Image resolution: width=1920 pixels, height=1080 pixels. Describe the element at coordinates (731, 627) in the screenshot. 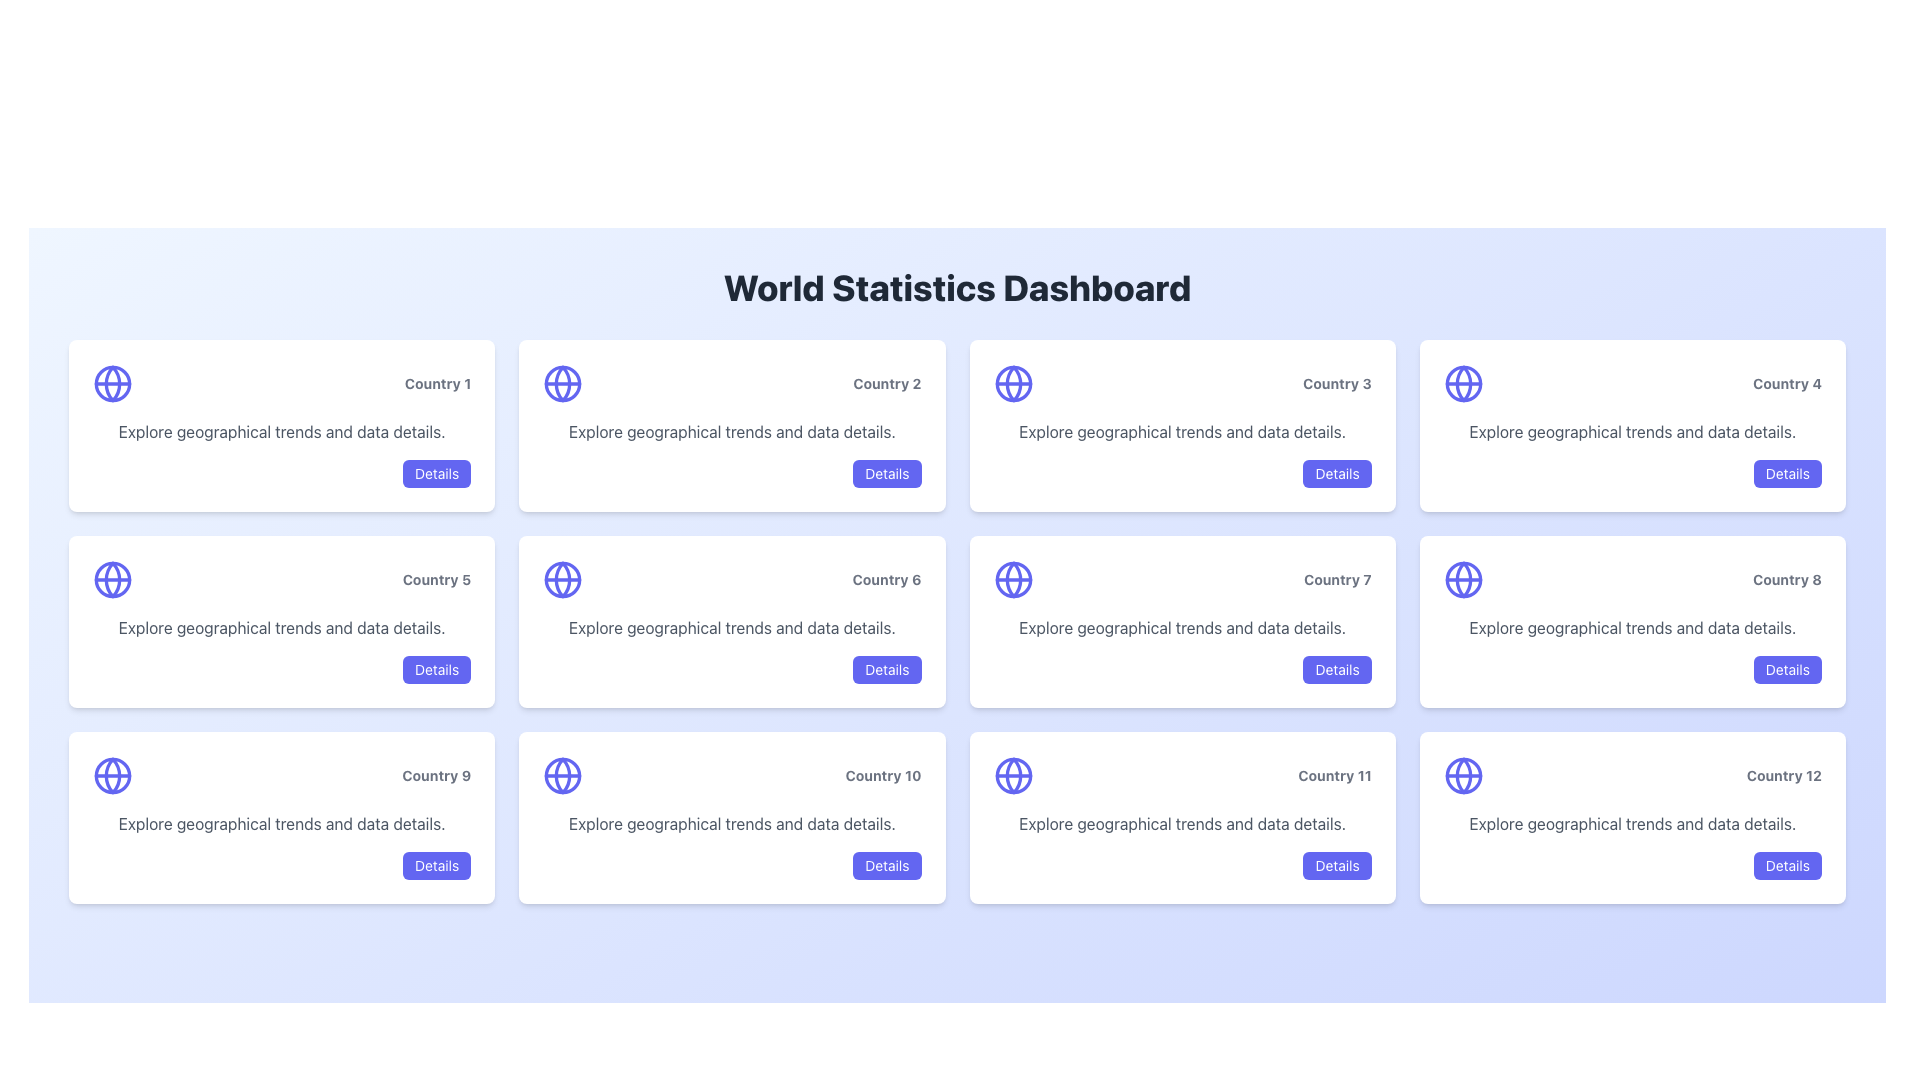

I see `the static text element that displays 'Explore geographical trends and data details.' located in the second row of the dashboard under the label 'Country 6'` at that location.